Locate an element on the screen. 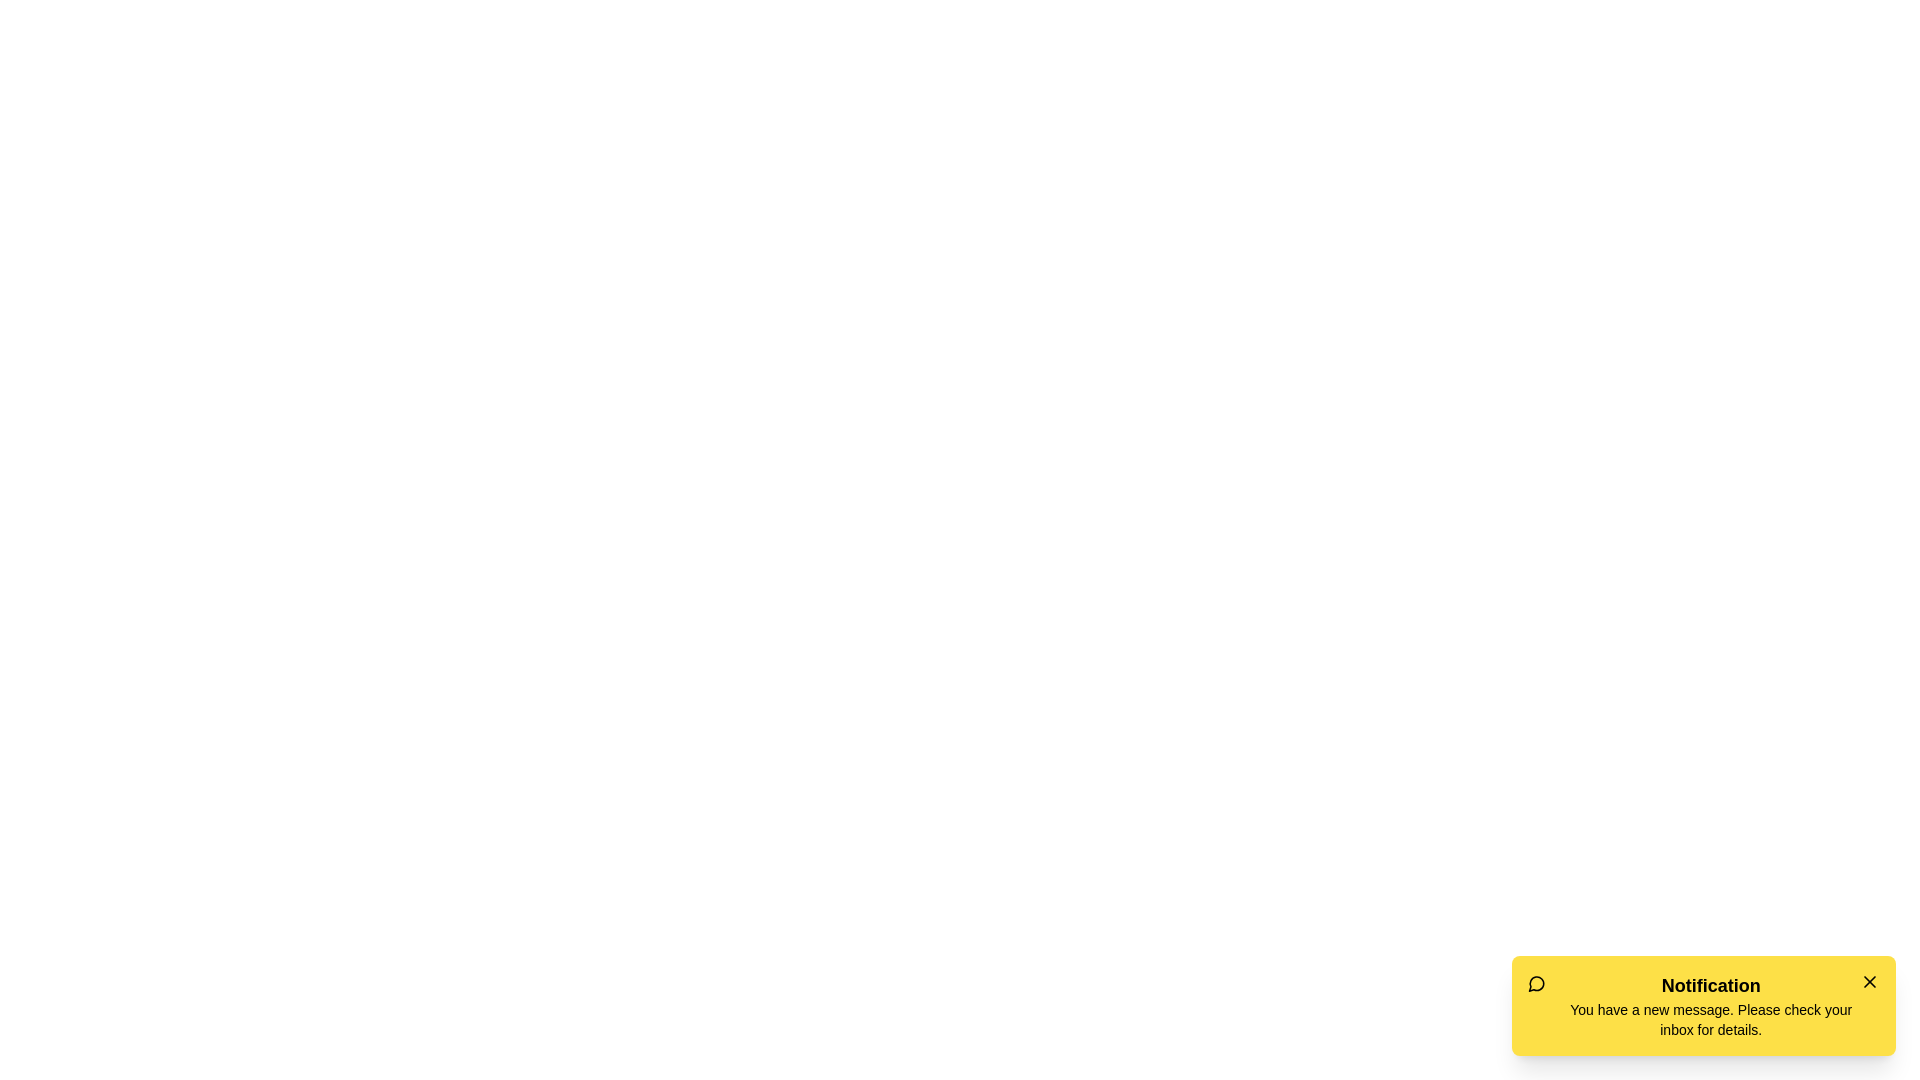  the notification icon to interact with it is located at coordinates (1535, 982).